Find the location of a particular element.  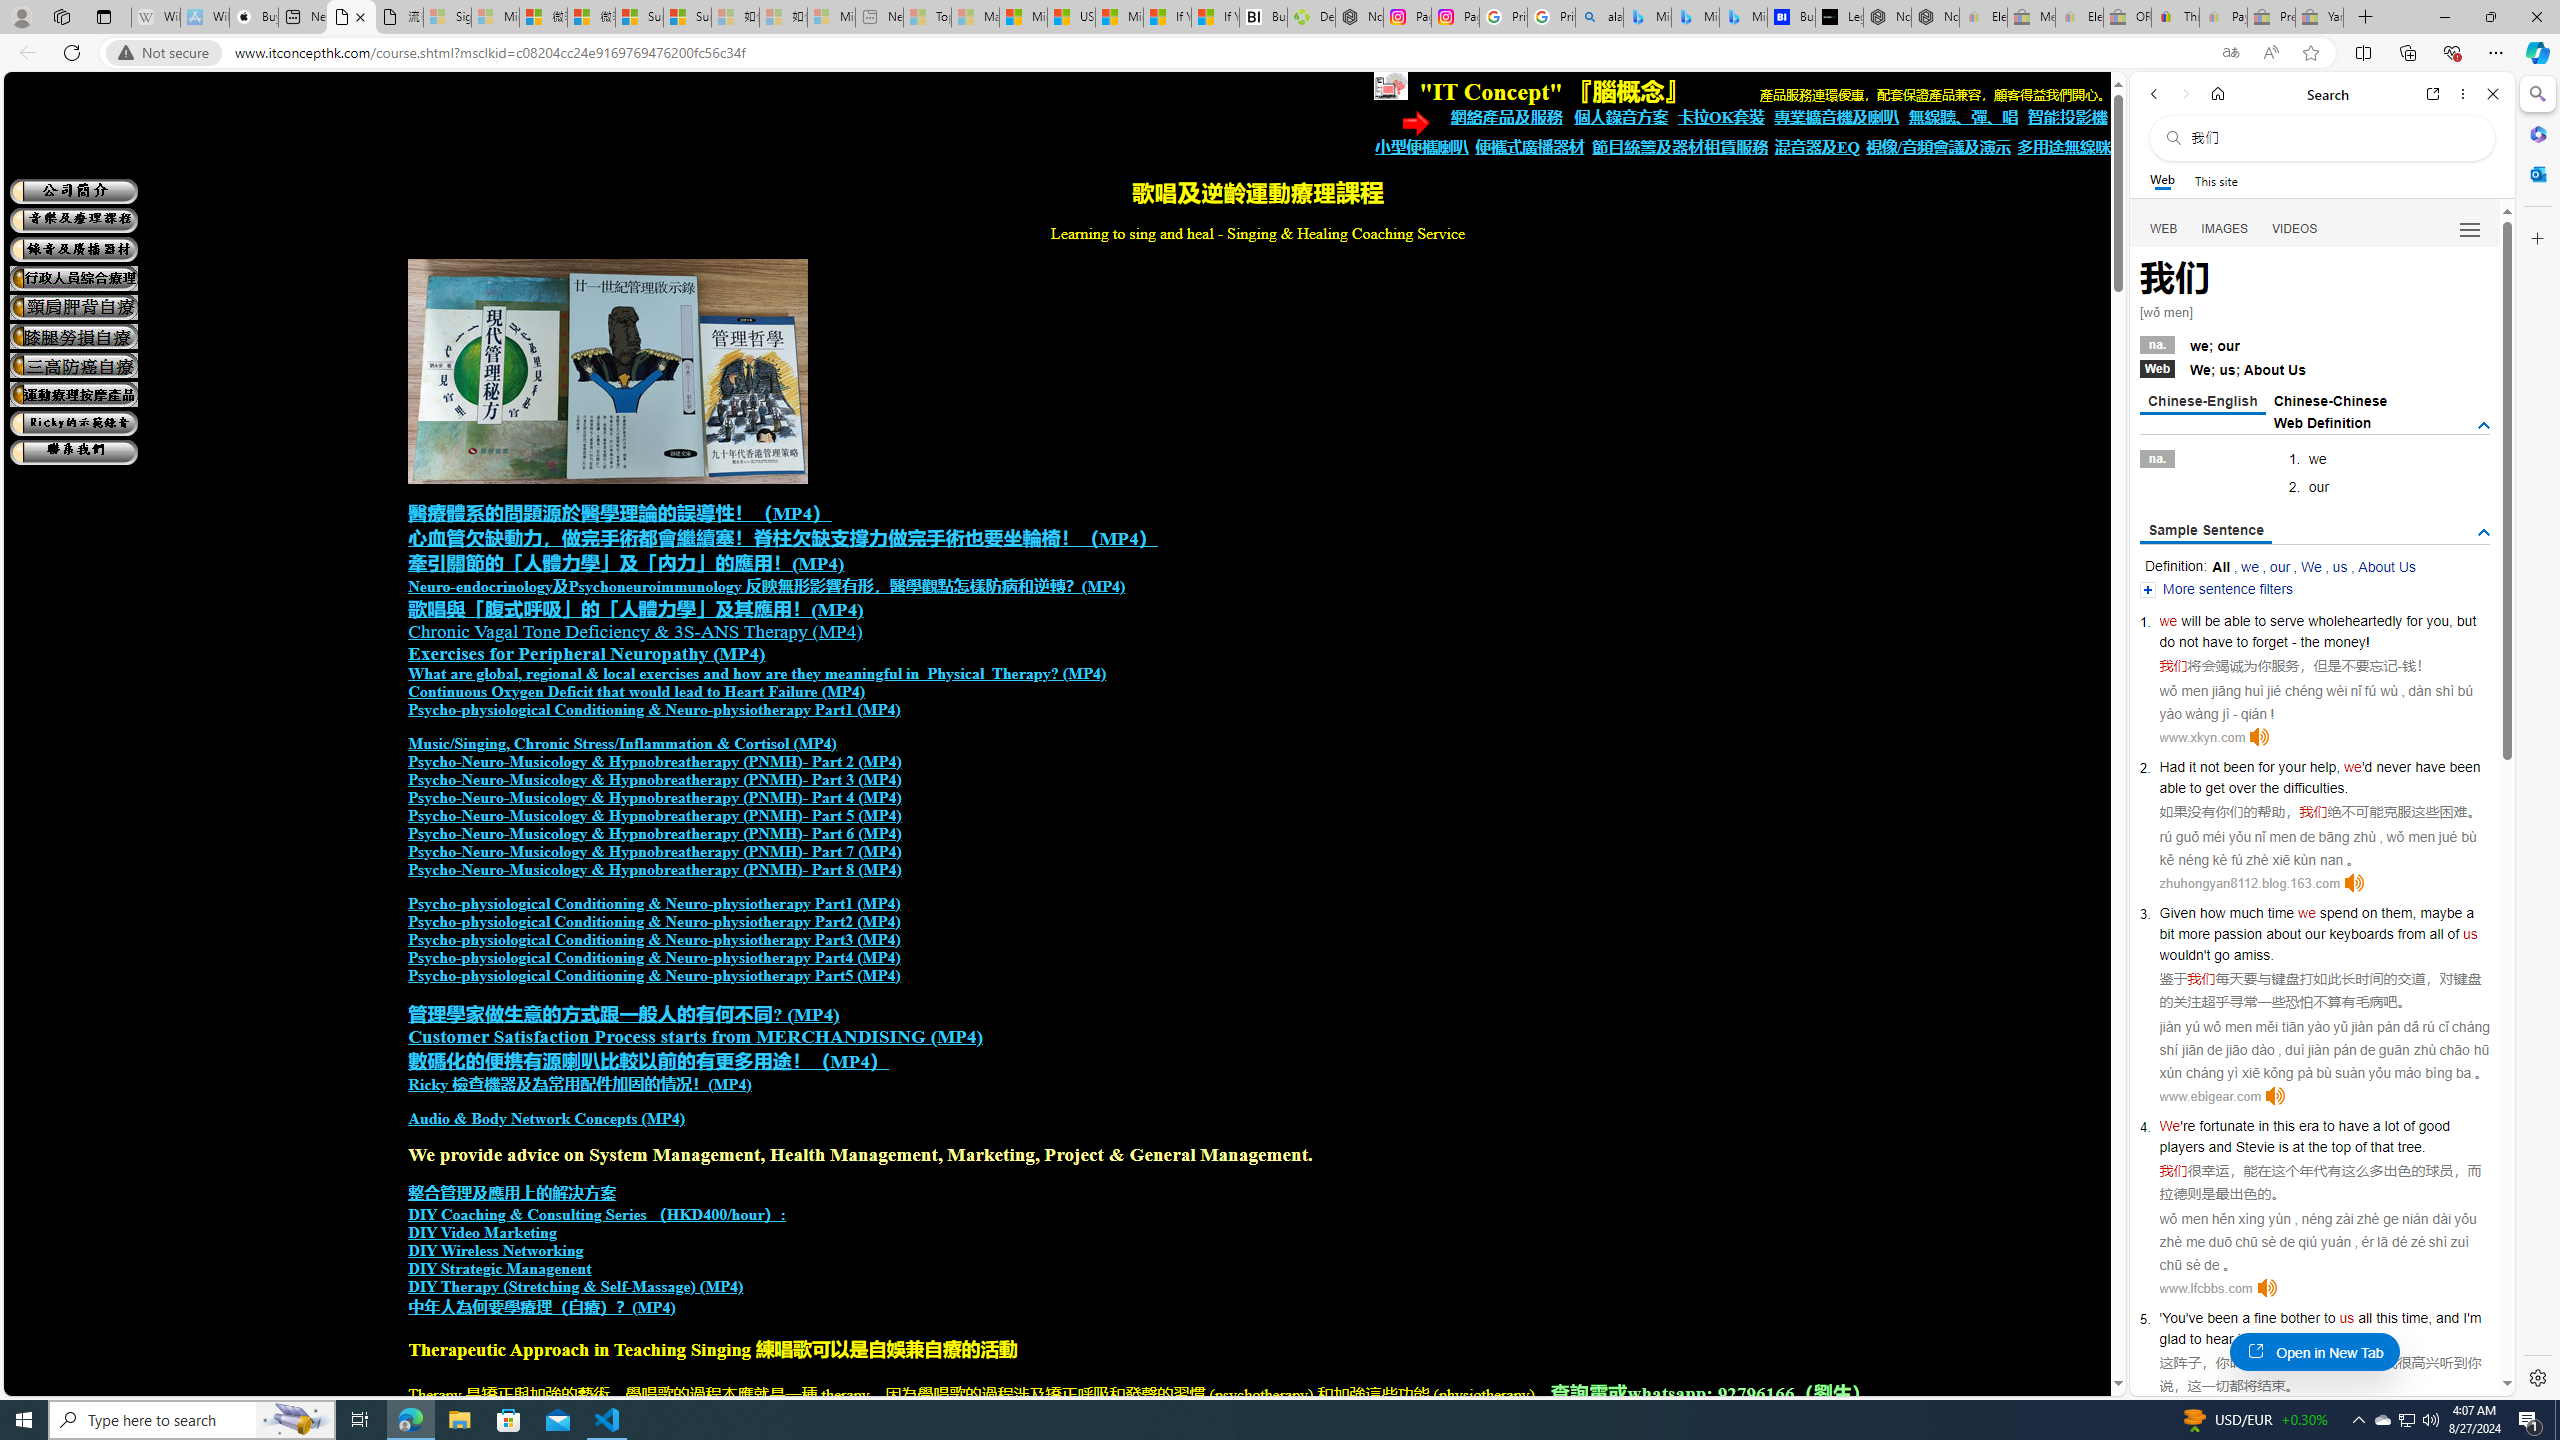

'Sign in to your Microsoft account - Sleeping' is located at coordinates (448, 16).